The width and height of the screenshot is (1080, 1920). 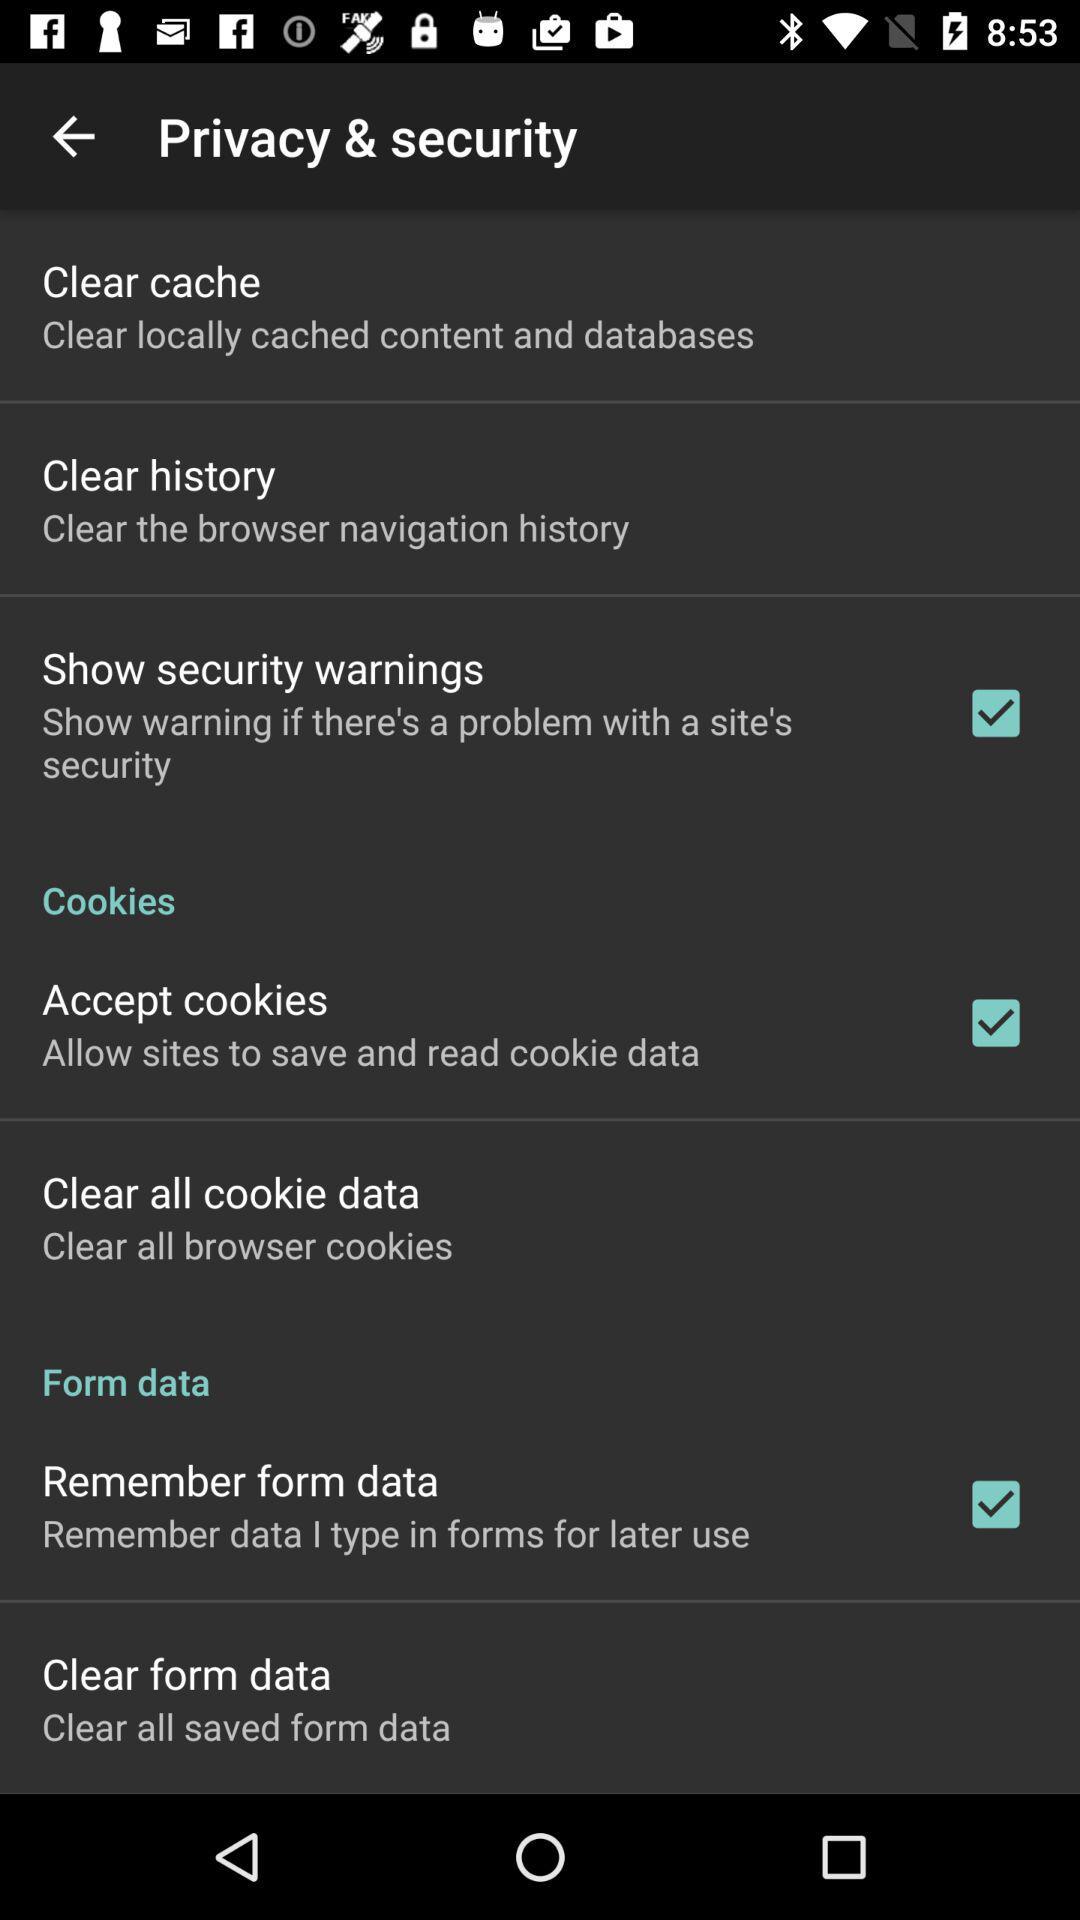 I want to click on the app above cookies app, so click(x=477, y=741).